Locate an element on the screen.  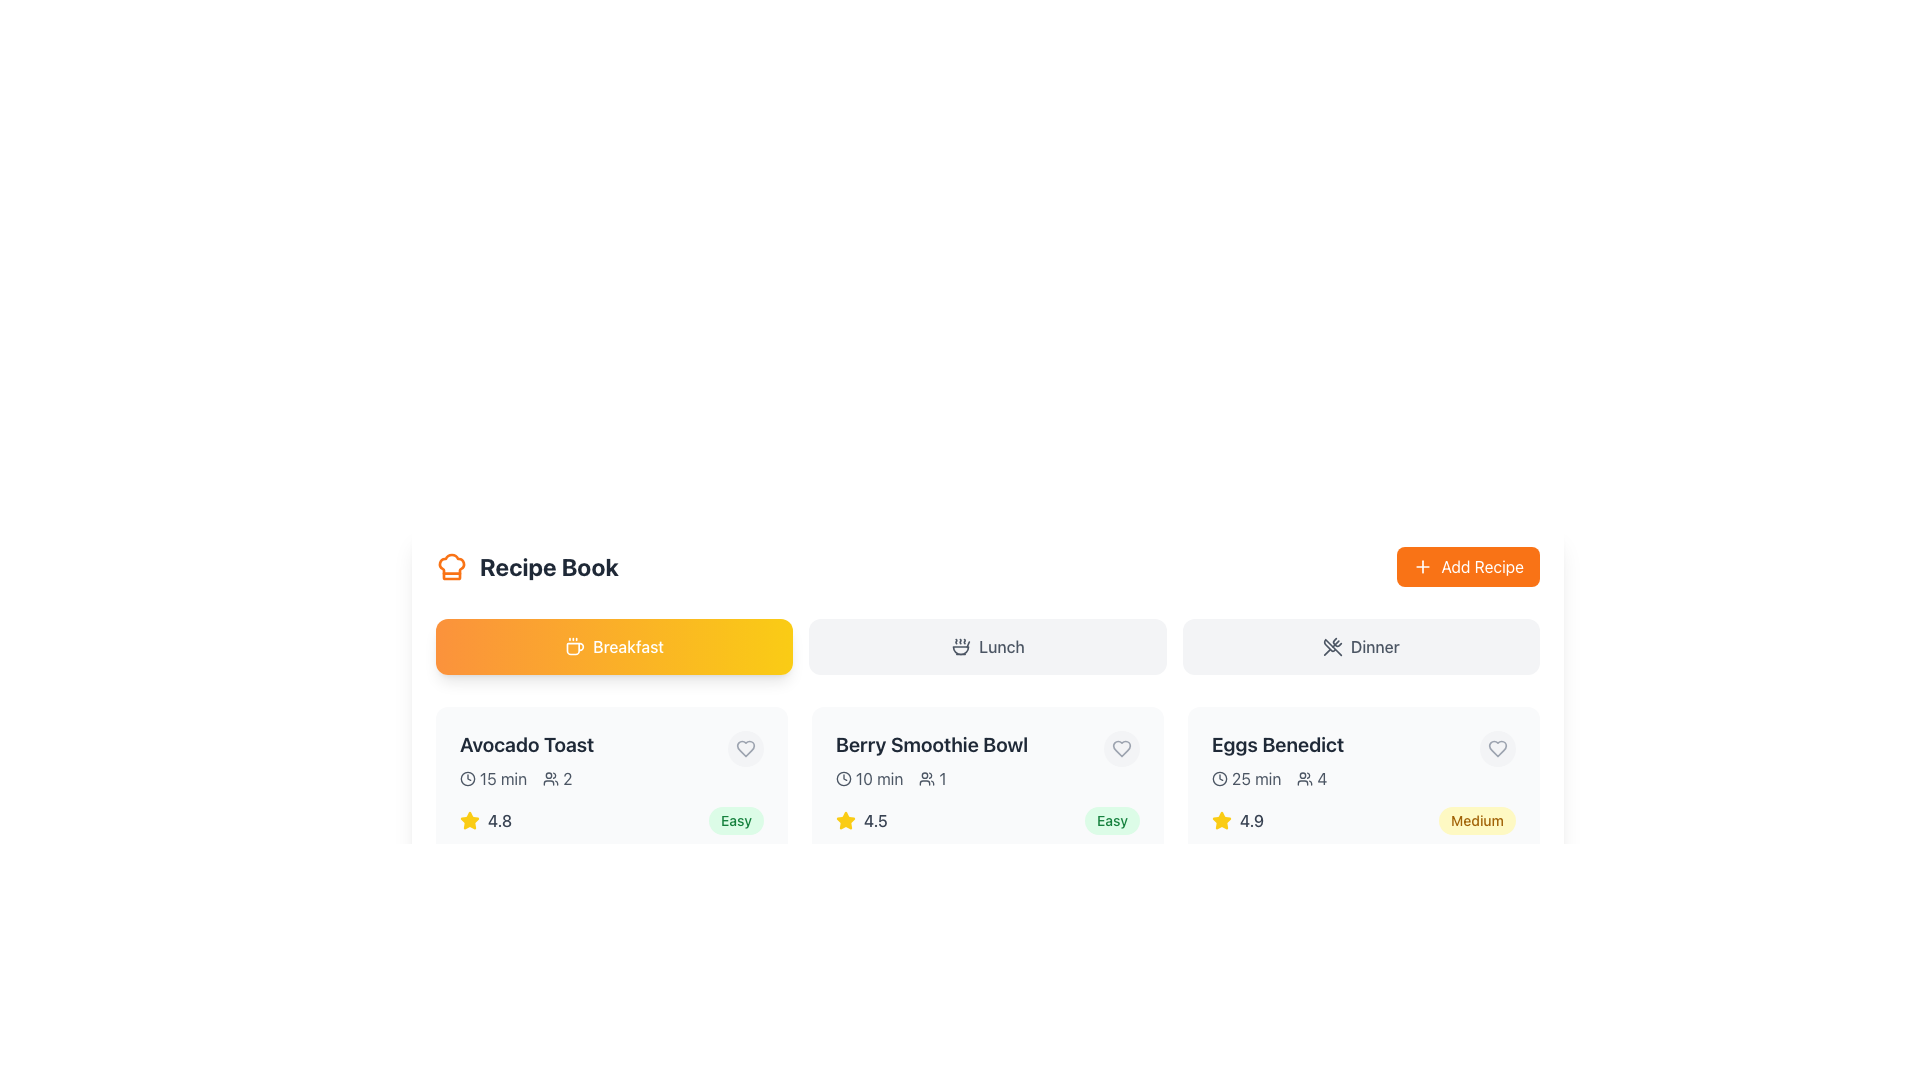
the 'Medium' difficulty level label located at the bottom-right corner of the 'Eggs Benedict' section, adjacent to the recipe rating of 4.9 is located at coordinates (1477, 821).